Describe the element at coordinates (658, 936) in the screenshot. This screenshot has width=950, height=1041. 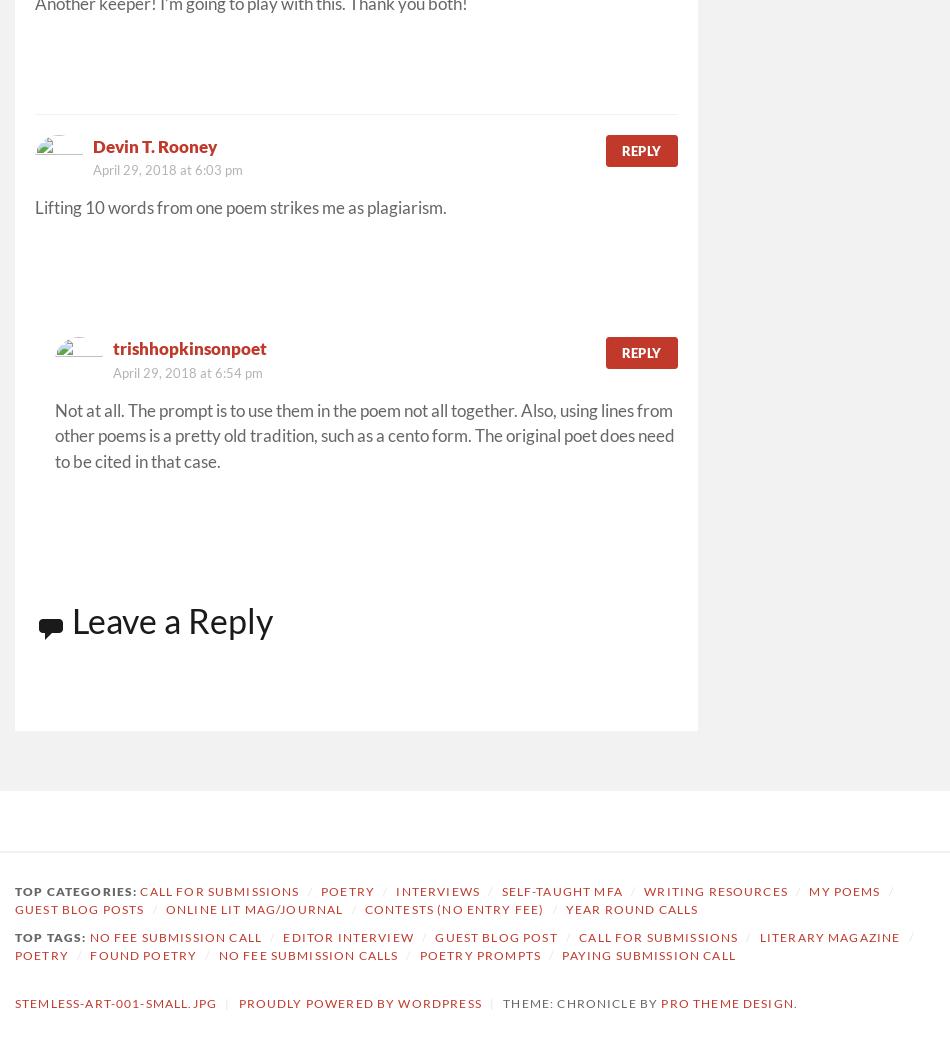
I see `'call for submissions'` at that location.